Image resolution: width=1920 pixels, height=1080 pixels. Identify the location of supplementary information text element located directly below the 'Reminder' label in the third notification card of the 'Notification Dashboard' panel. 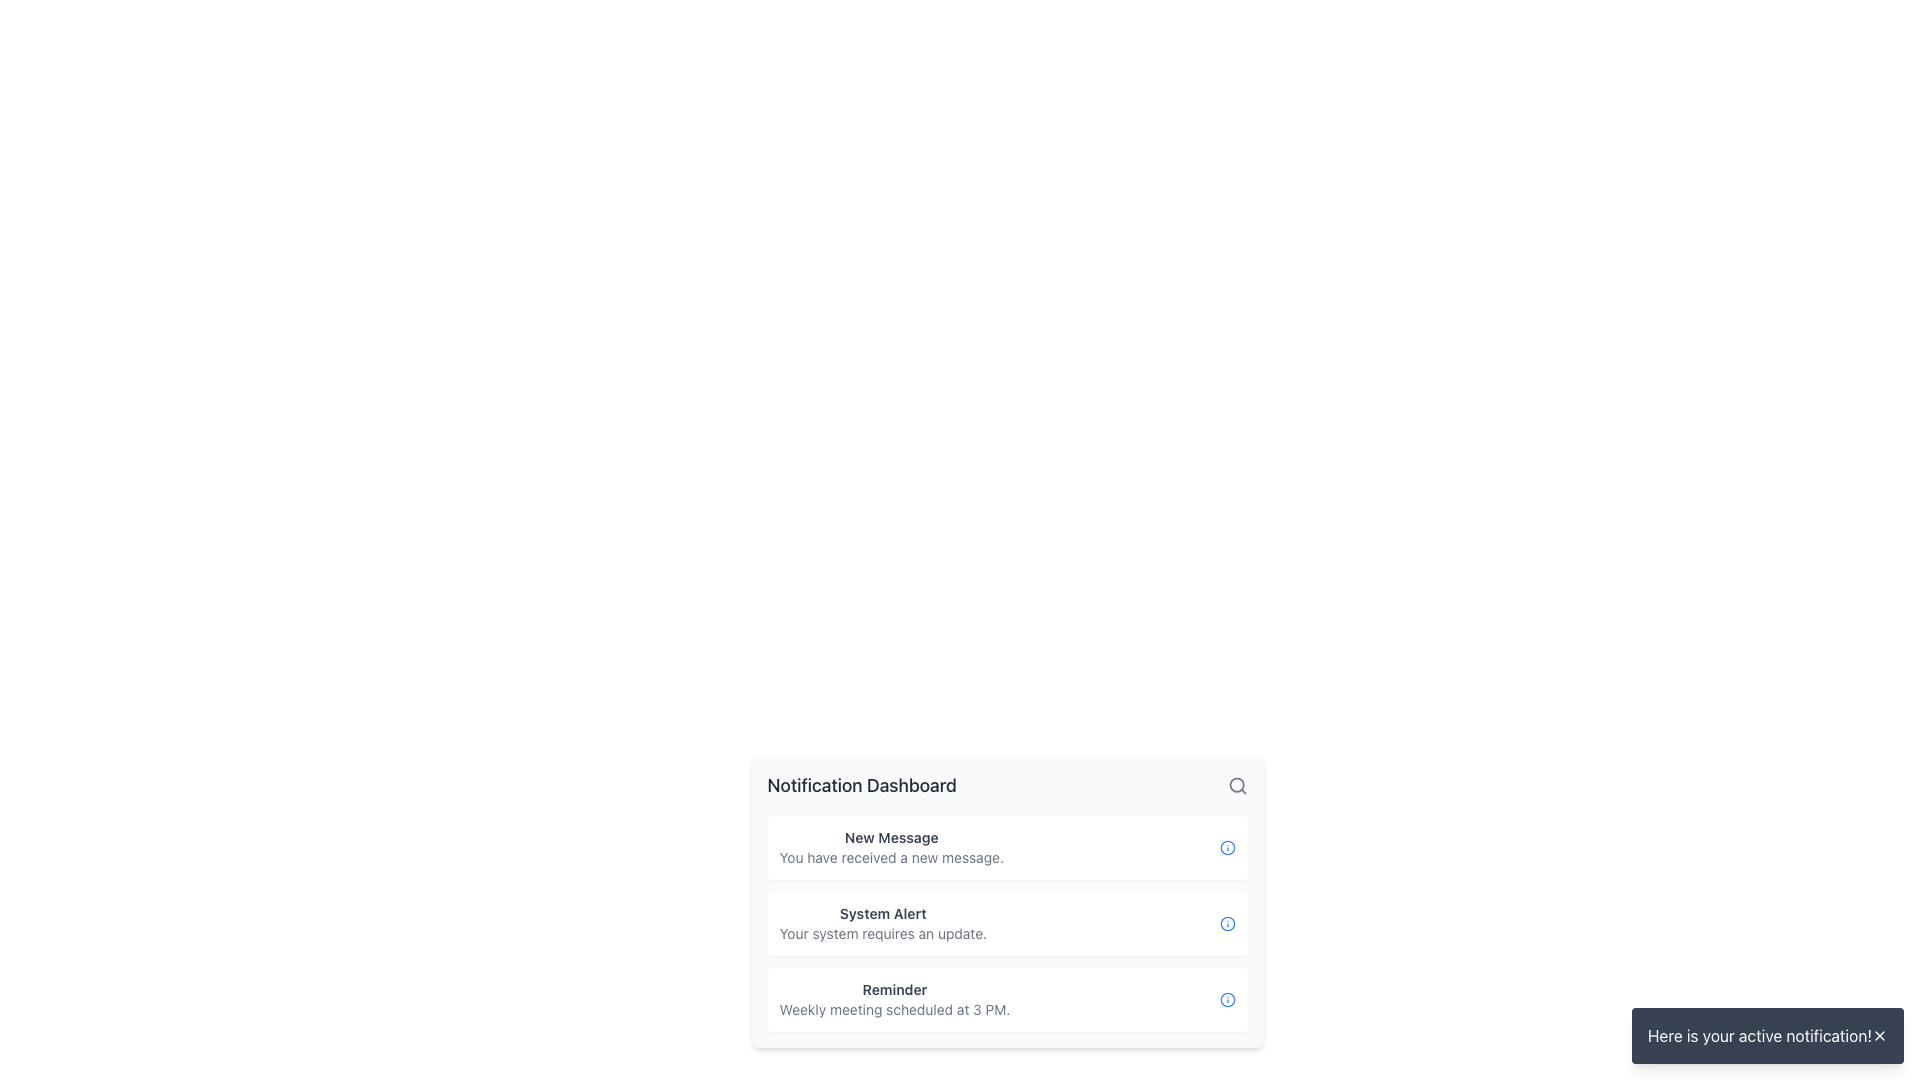
(893, 1010).